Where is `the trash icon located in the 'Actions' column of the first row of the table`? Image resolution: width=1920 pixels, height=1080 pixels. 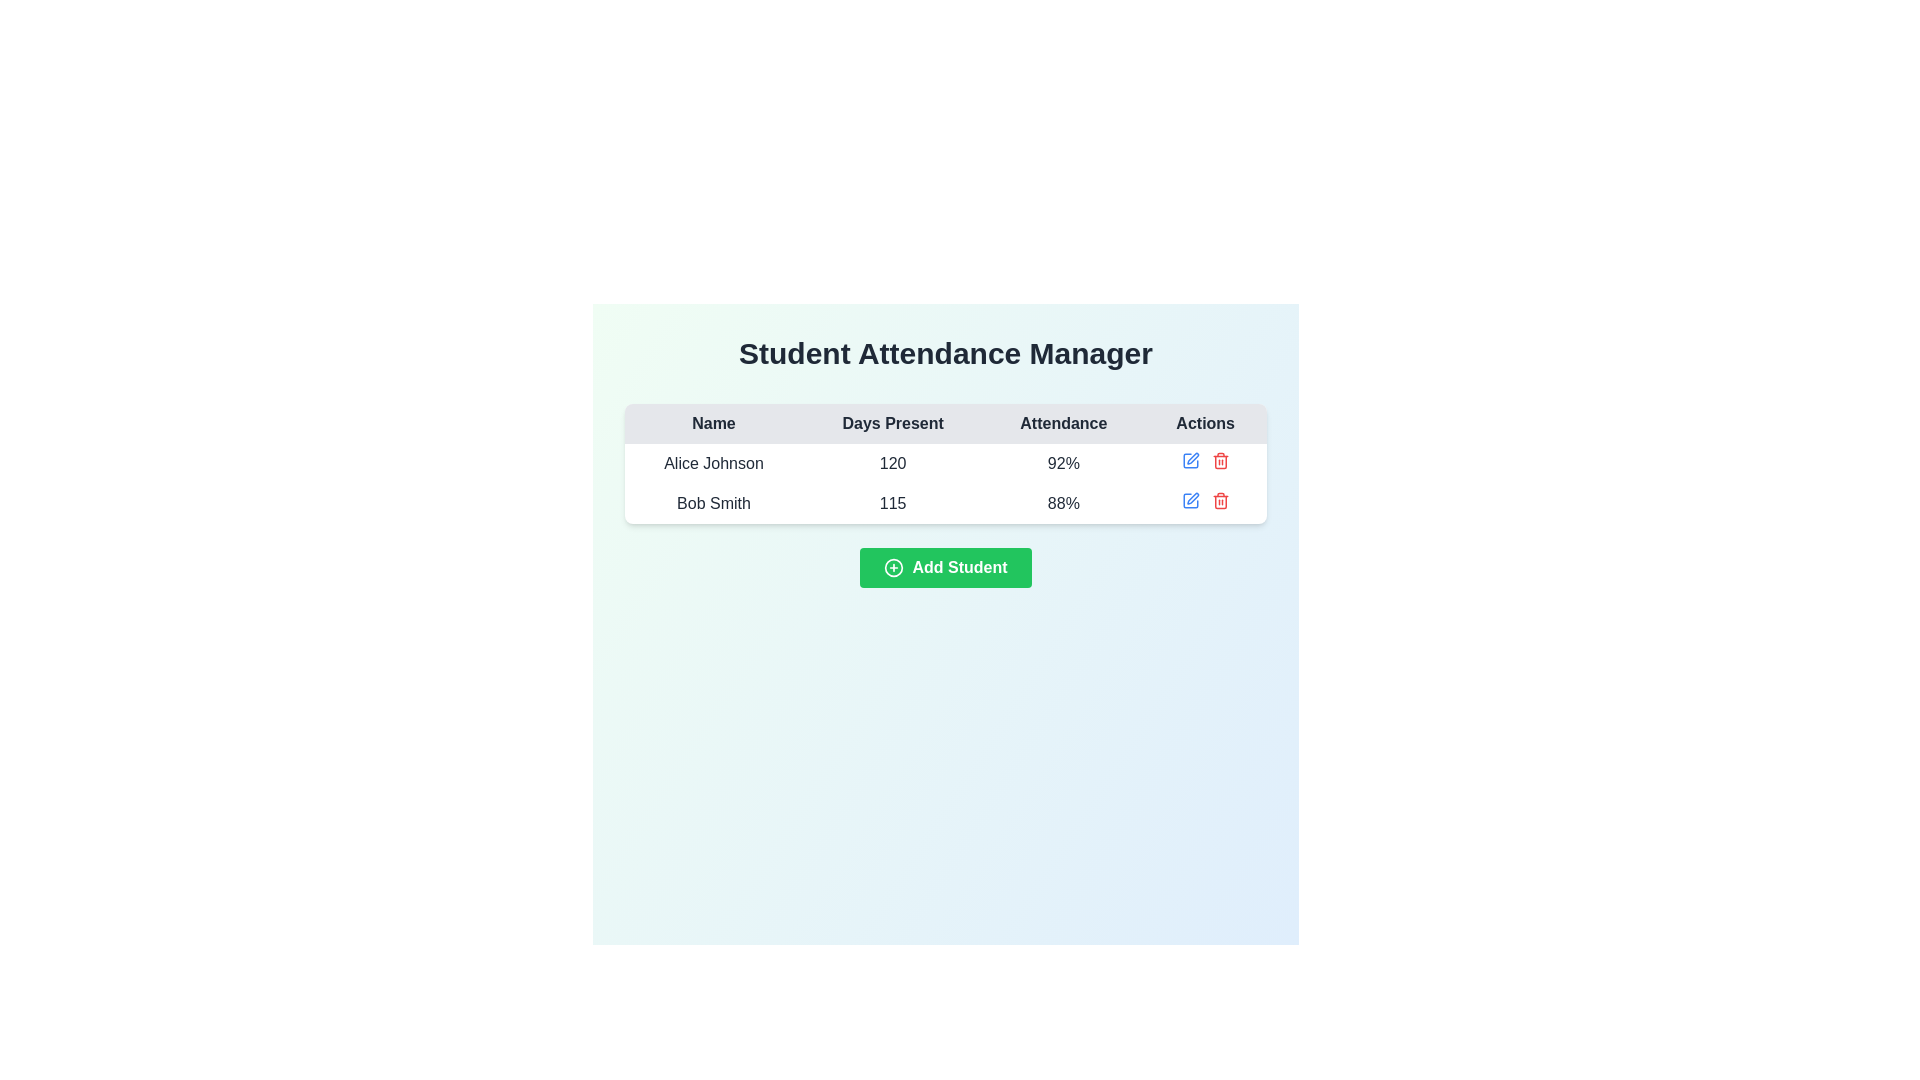 the trash icon located in the 'Actions' column of the first row of the table is located at coordinates (1203, 461).